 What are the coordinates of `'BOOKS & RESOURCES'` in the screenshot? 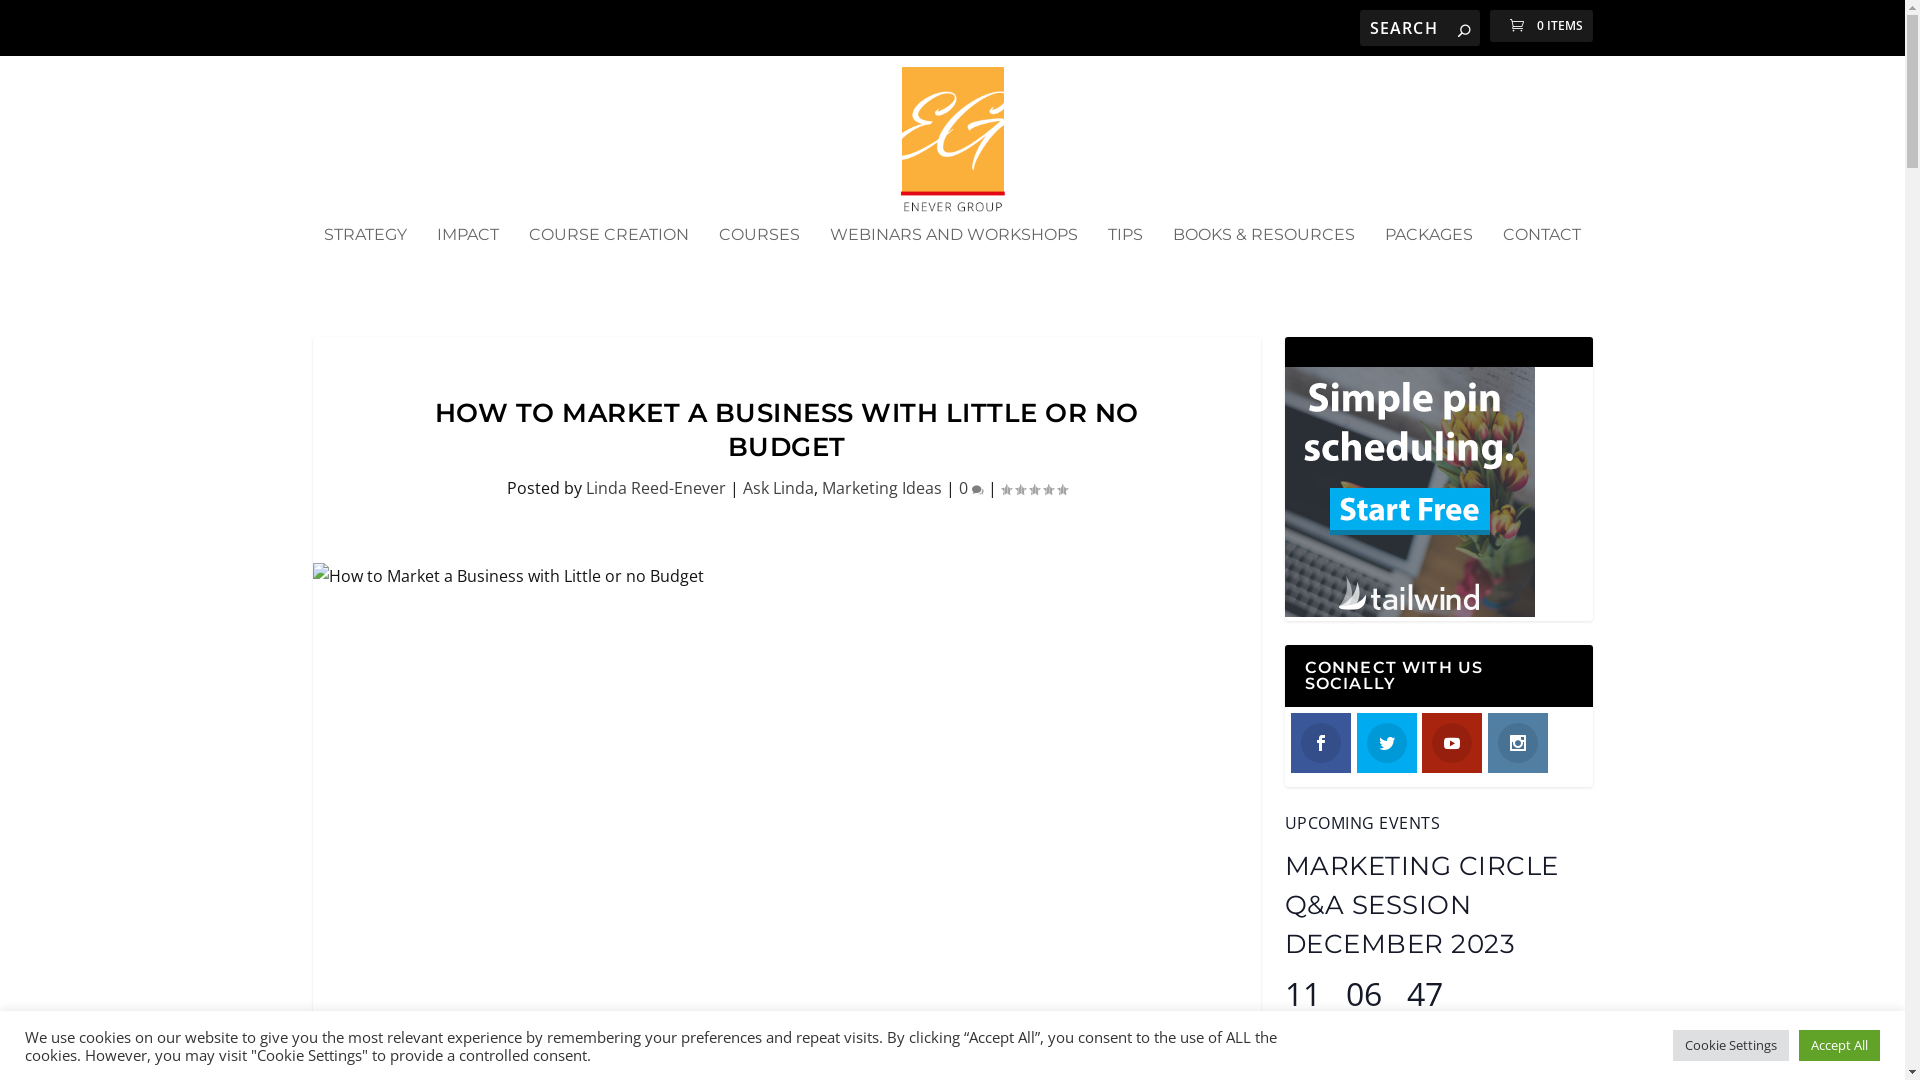 It's located at (1262, 261).